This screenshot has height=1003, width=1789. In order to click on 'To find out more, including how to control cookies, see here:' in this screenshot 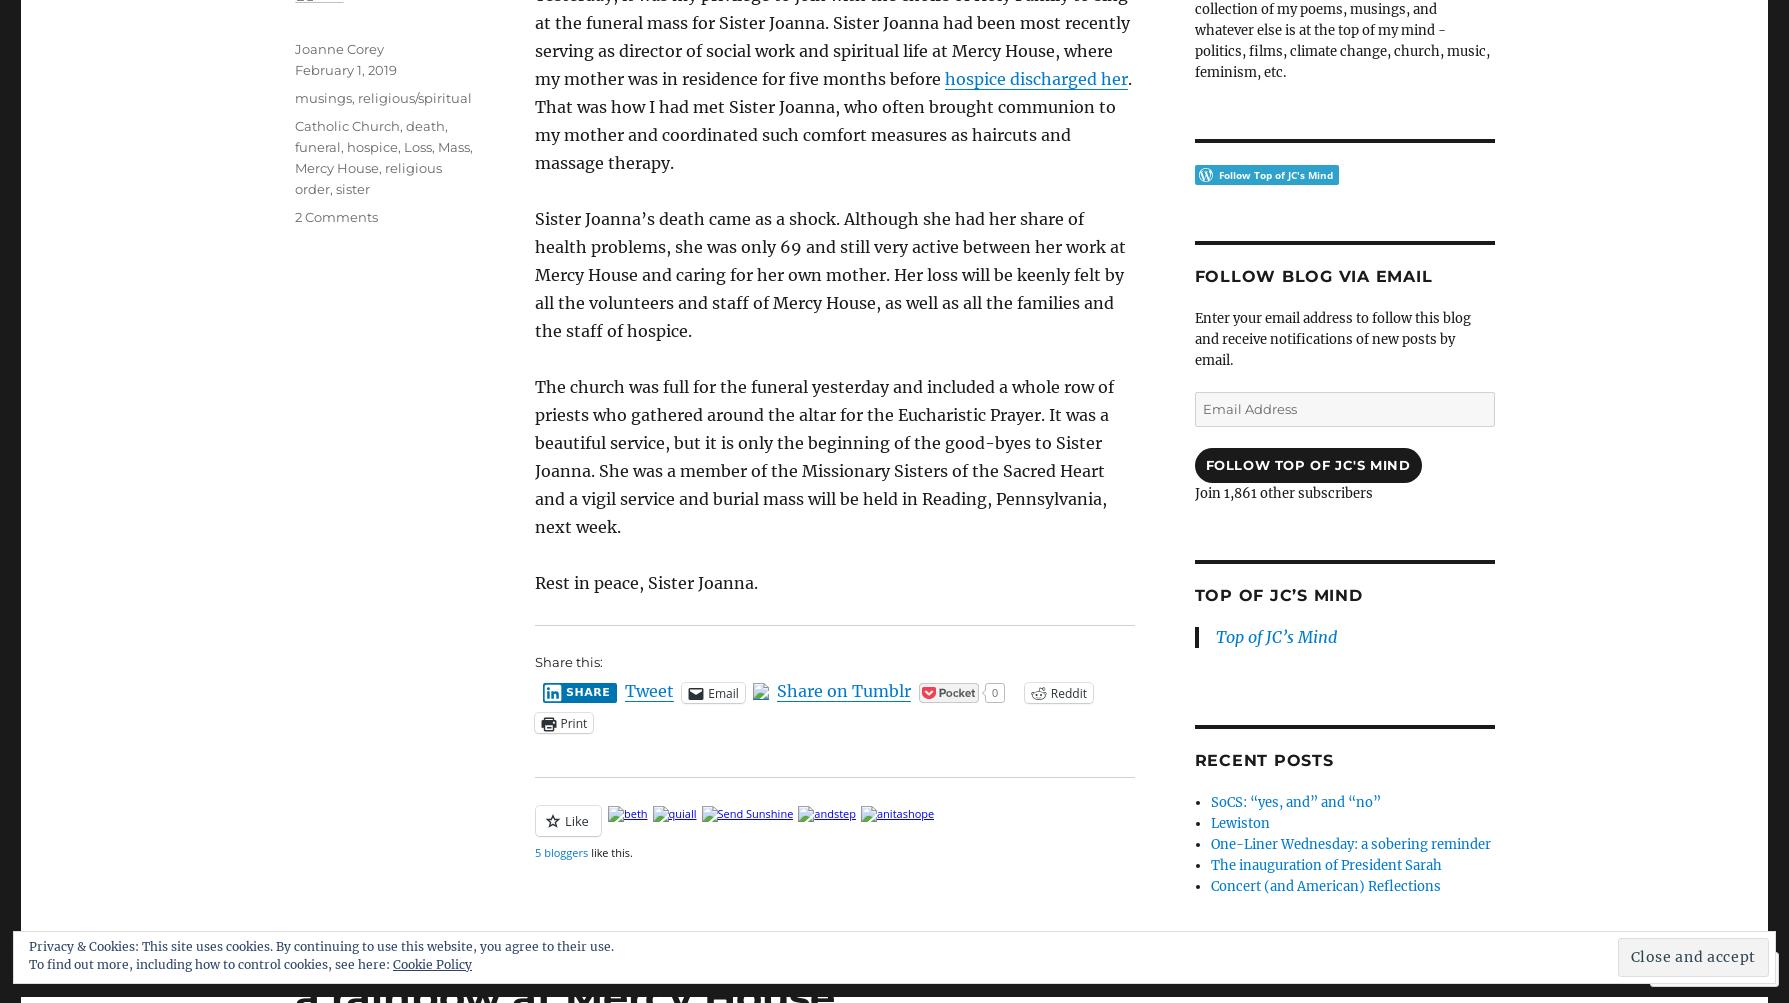, I will do `click(210, 963)`.